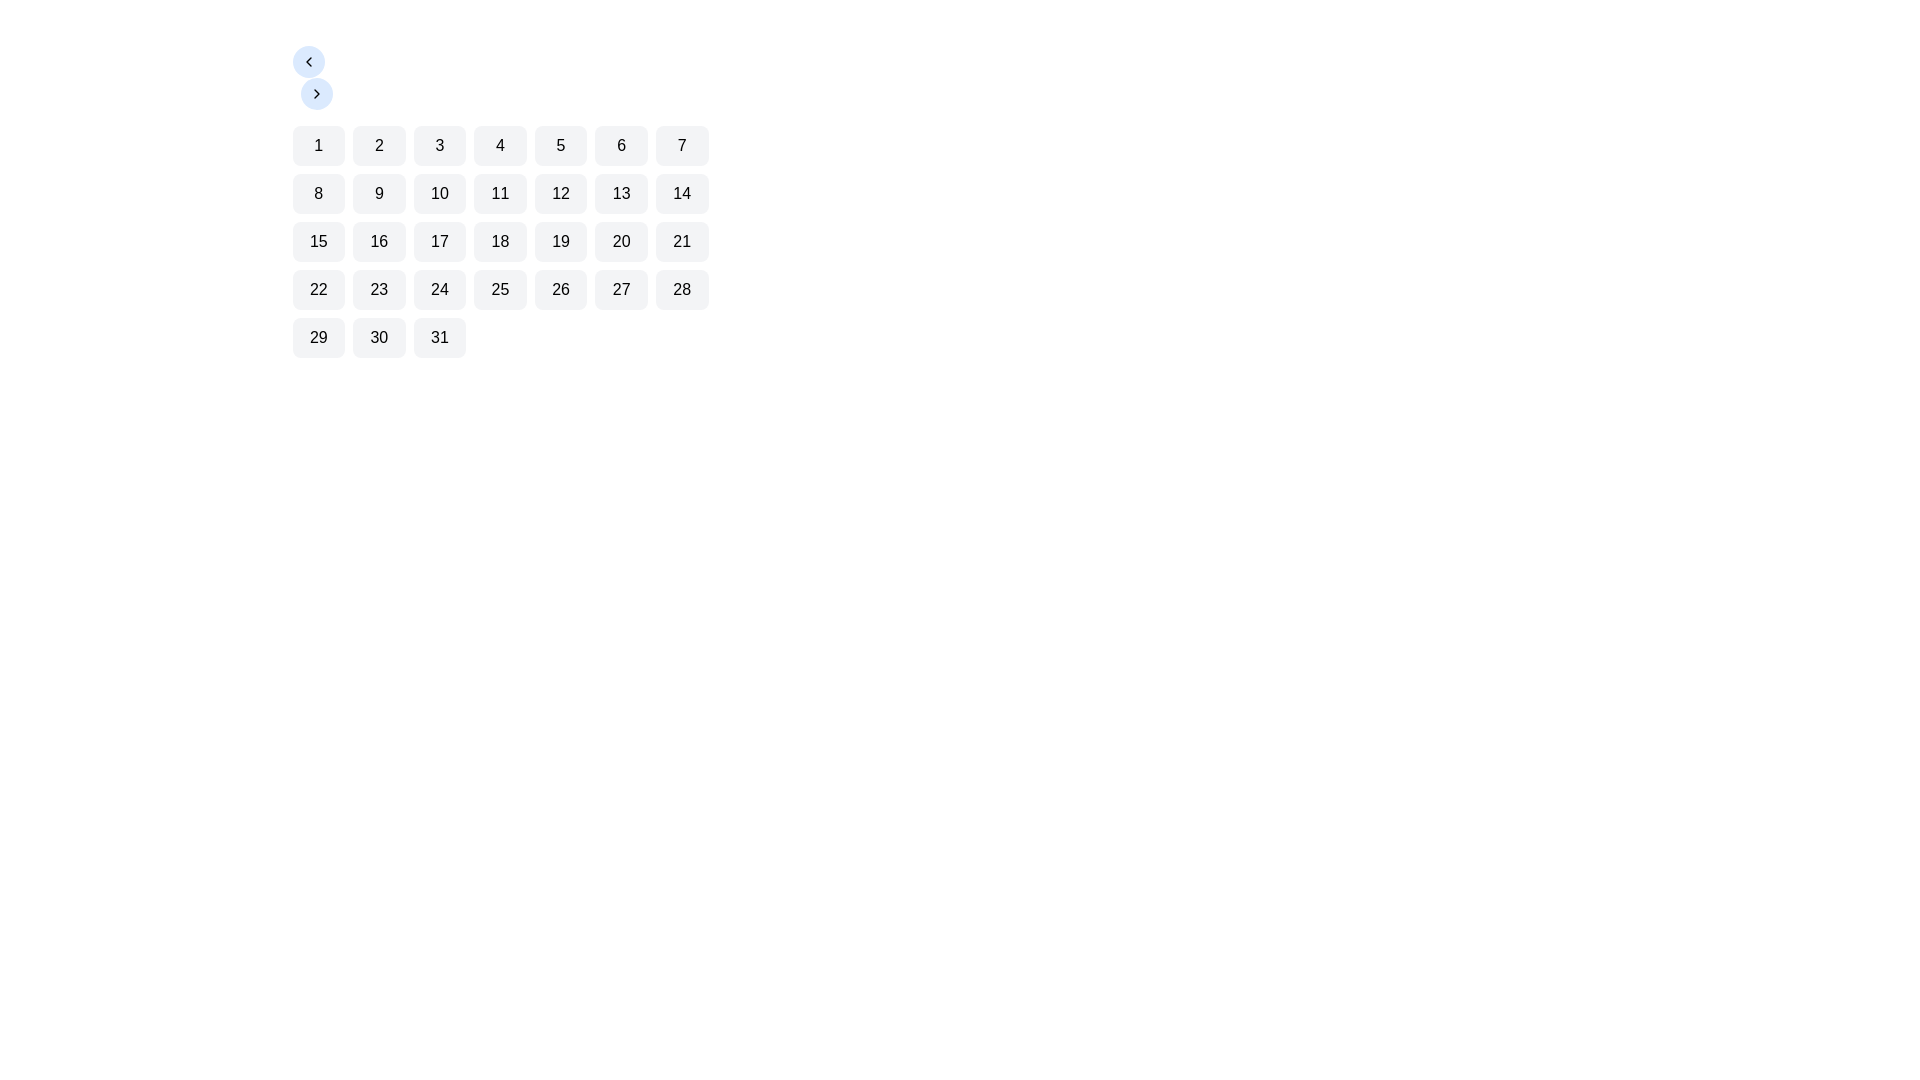 The width and height of the screenshot is (1920, 1080). I want to click on the rounded rectangular button with a light gray background and the number '3' centered in black text, located in the first row and third column of a grid layout, so click(438, 145).